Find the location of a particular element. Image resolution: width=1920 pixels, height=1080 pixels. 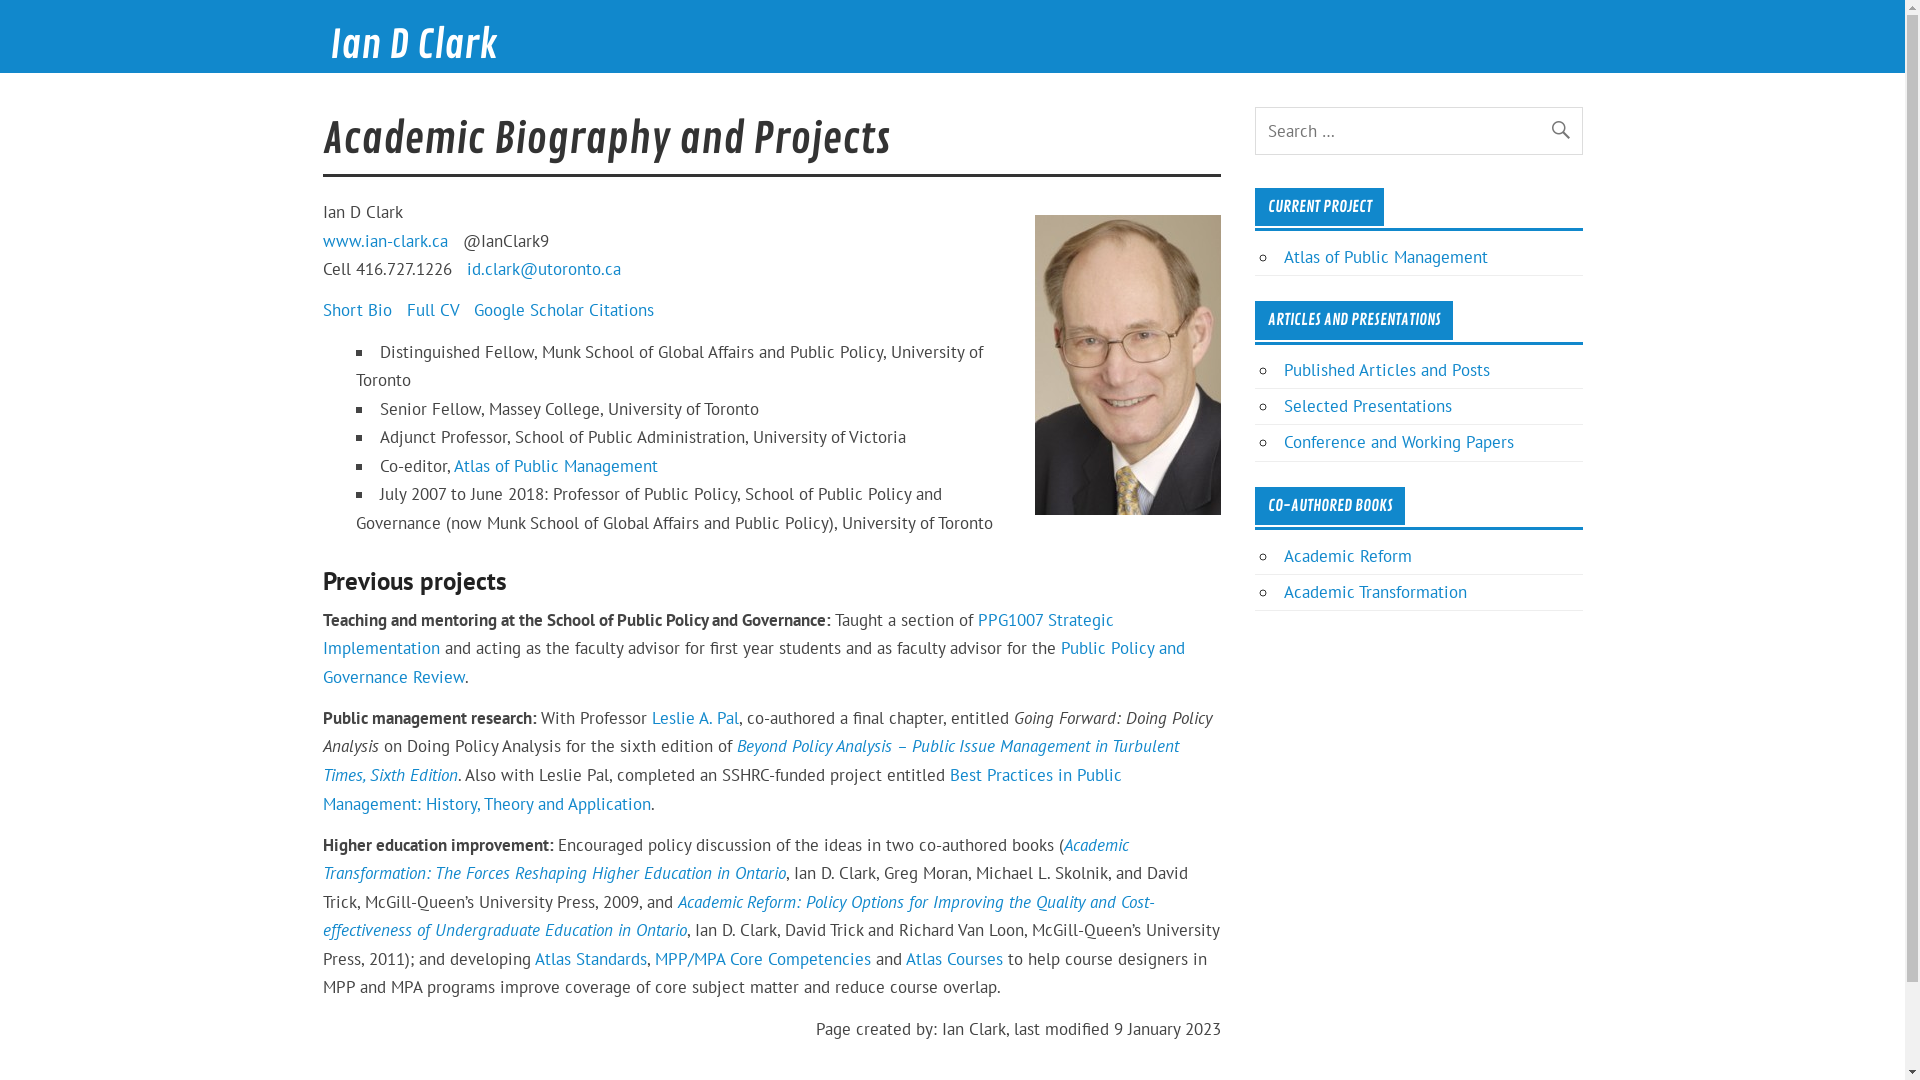

'Conference and Working Papers' is located at coordinates (1397, 441).